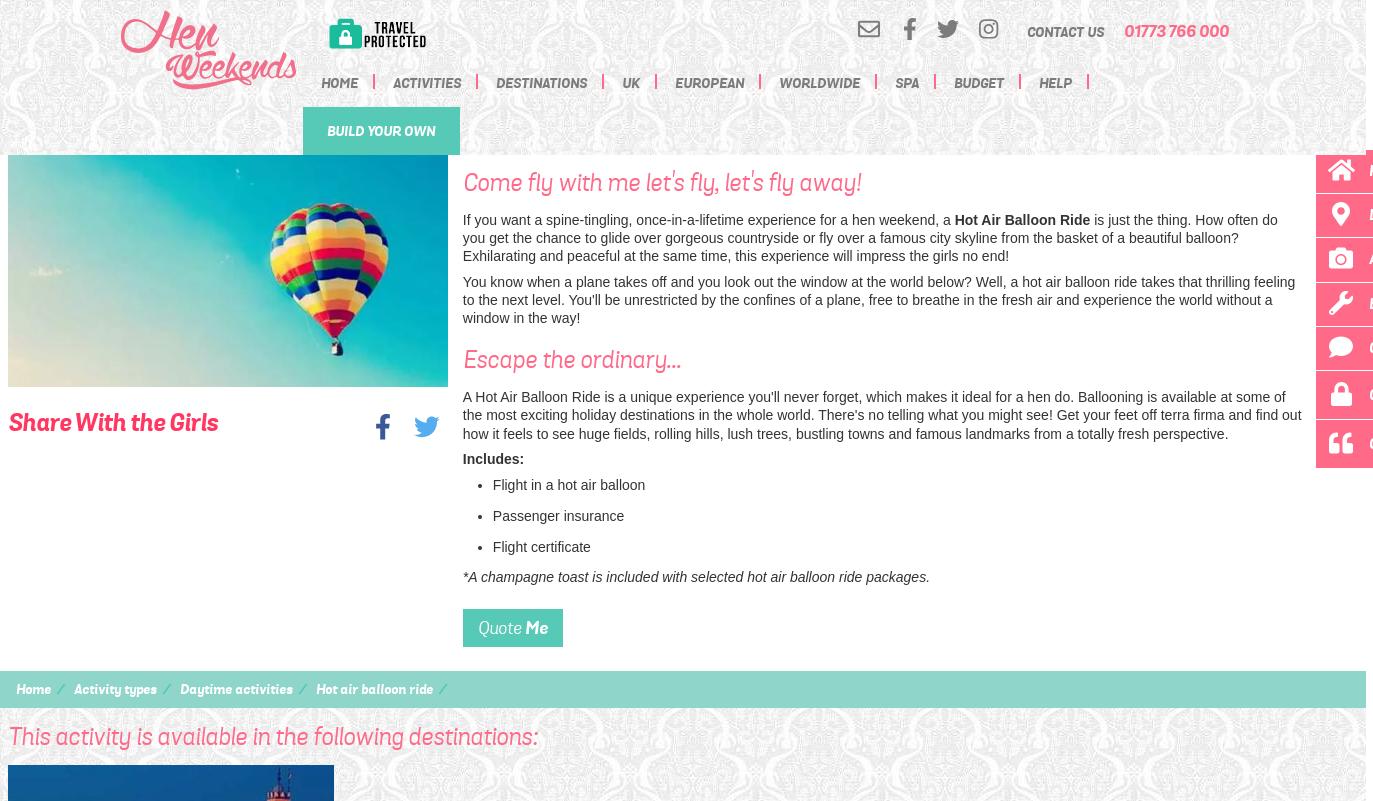 This screenshot has height=801, width=1373. Describe the element at coordinates (461, 299) in the screenshot. I see `'You know when a plane takes off and you look out the window at the world below? Well, a hot air balloon ride takes that thrilling feeling to the next level. You'll be unrestricted by the confines of a plane, free to breathe in the fresh air and experience the world without a window in the way!'` at that location.